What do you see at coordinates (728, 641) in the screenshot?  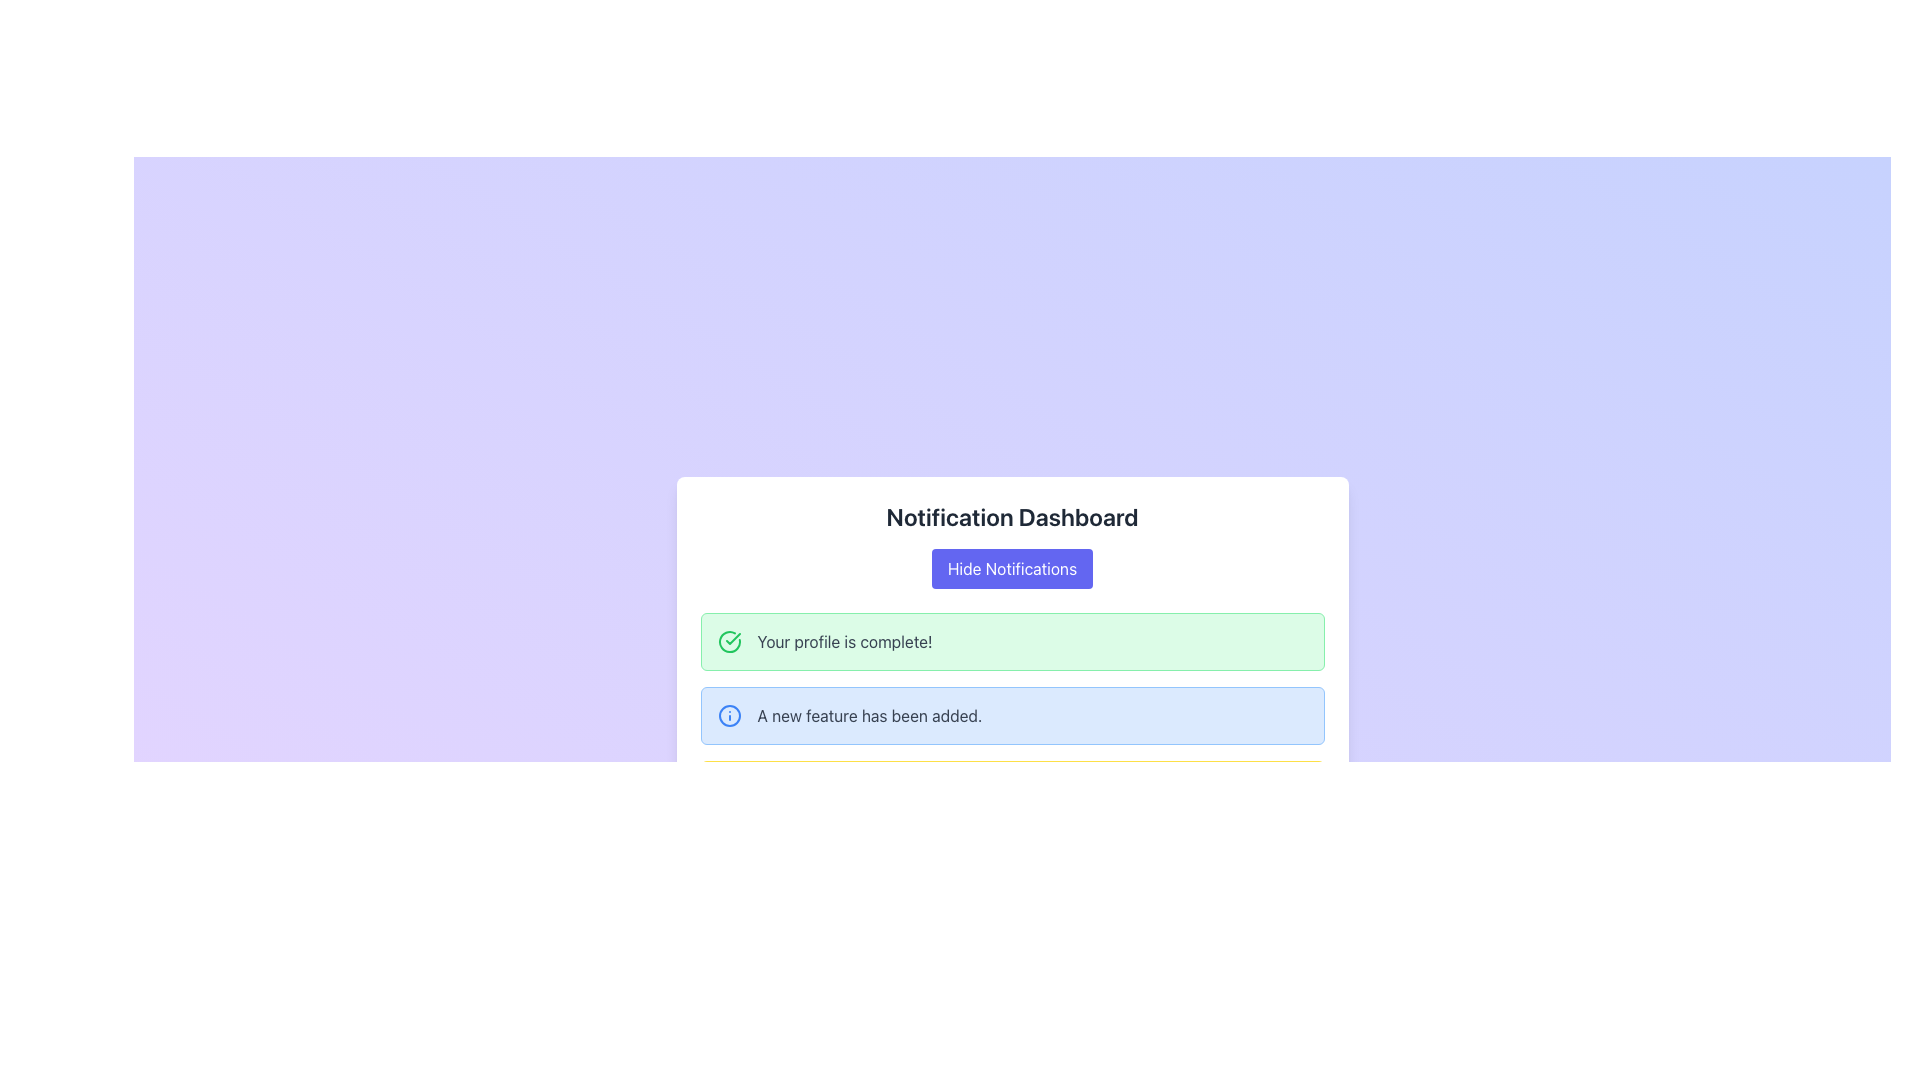 I see `the completion status icon located next to the green notification message 'Your profile is complete!' within the notification dashboard` at bounding box center [728, 641].